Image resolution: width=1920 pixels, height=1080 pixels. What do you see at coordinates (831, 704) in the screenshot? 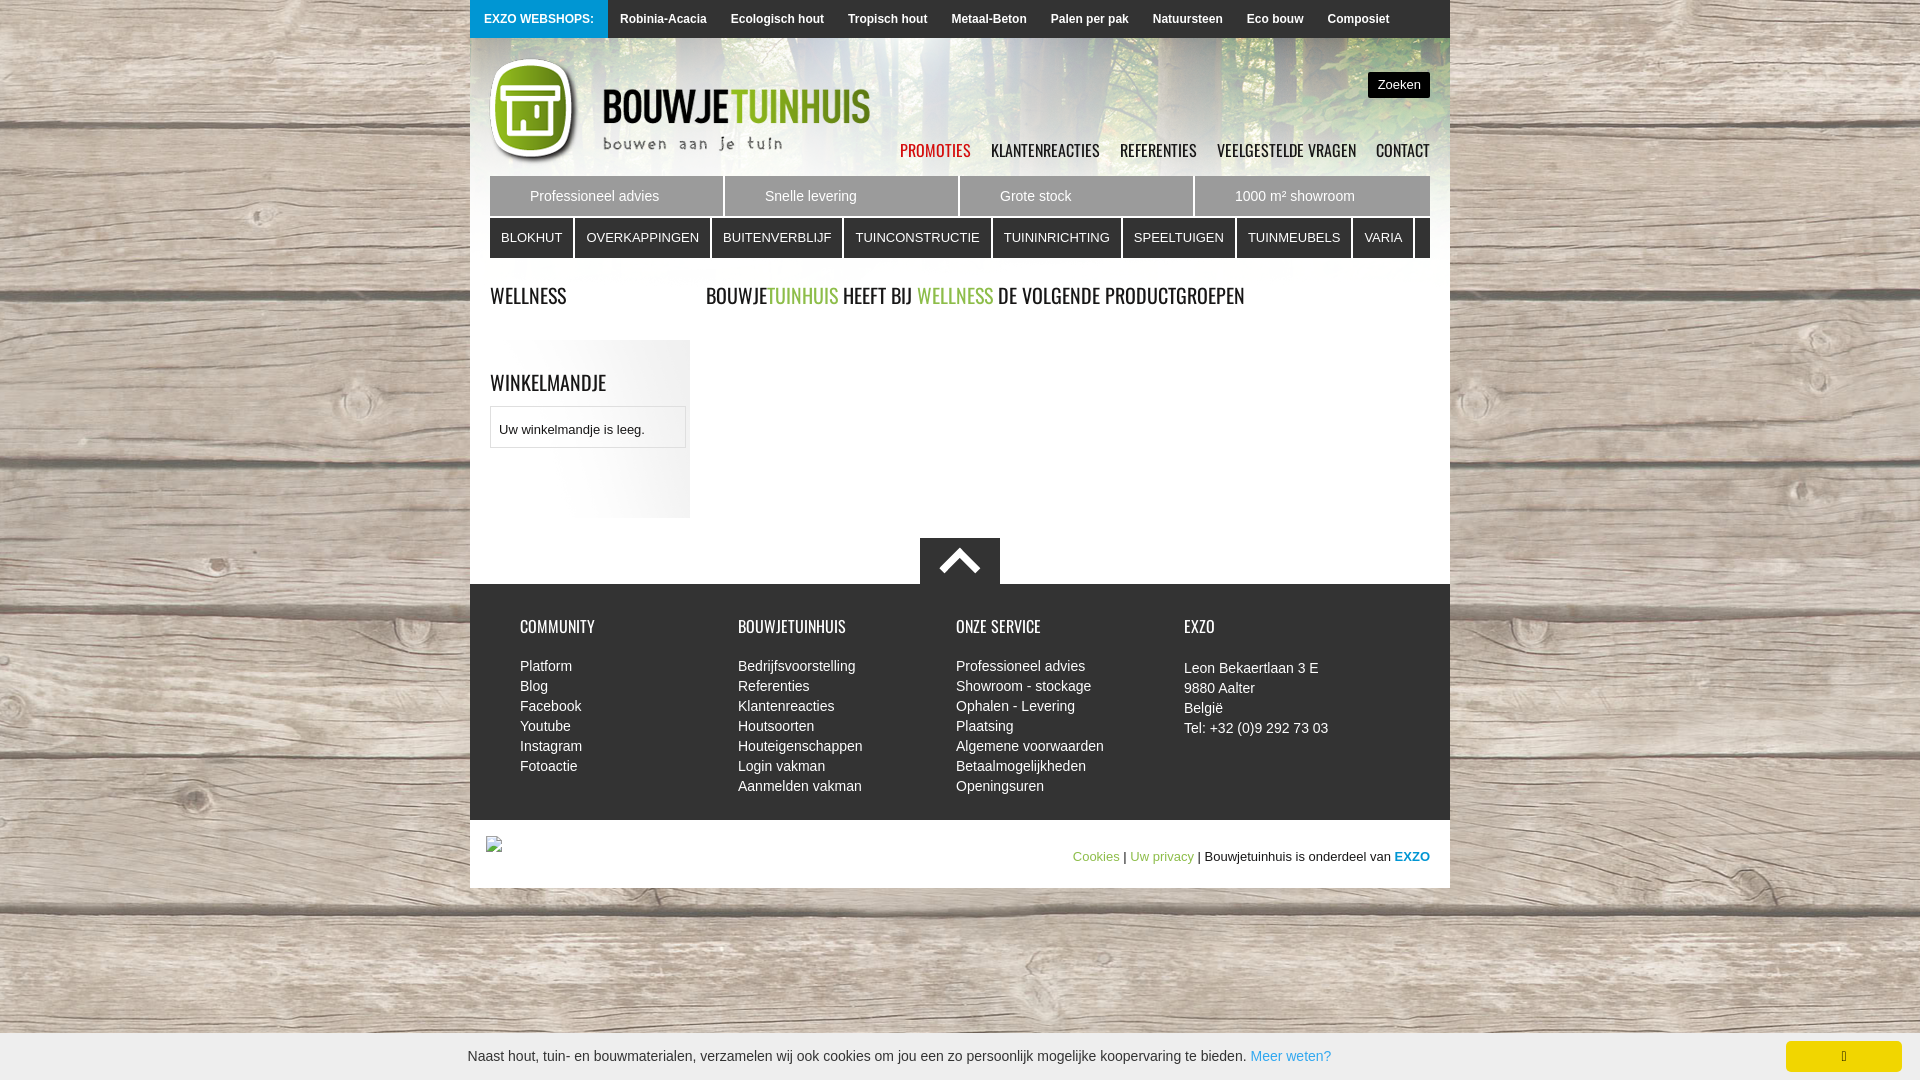
I see `'Klantenreacties'` at bounding box center [831, 704].